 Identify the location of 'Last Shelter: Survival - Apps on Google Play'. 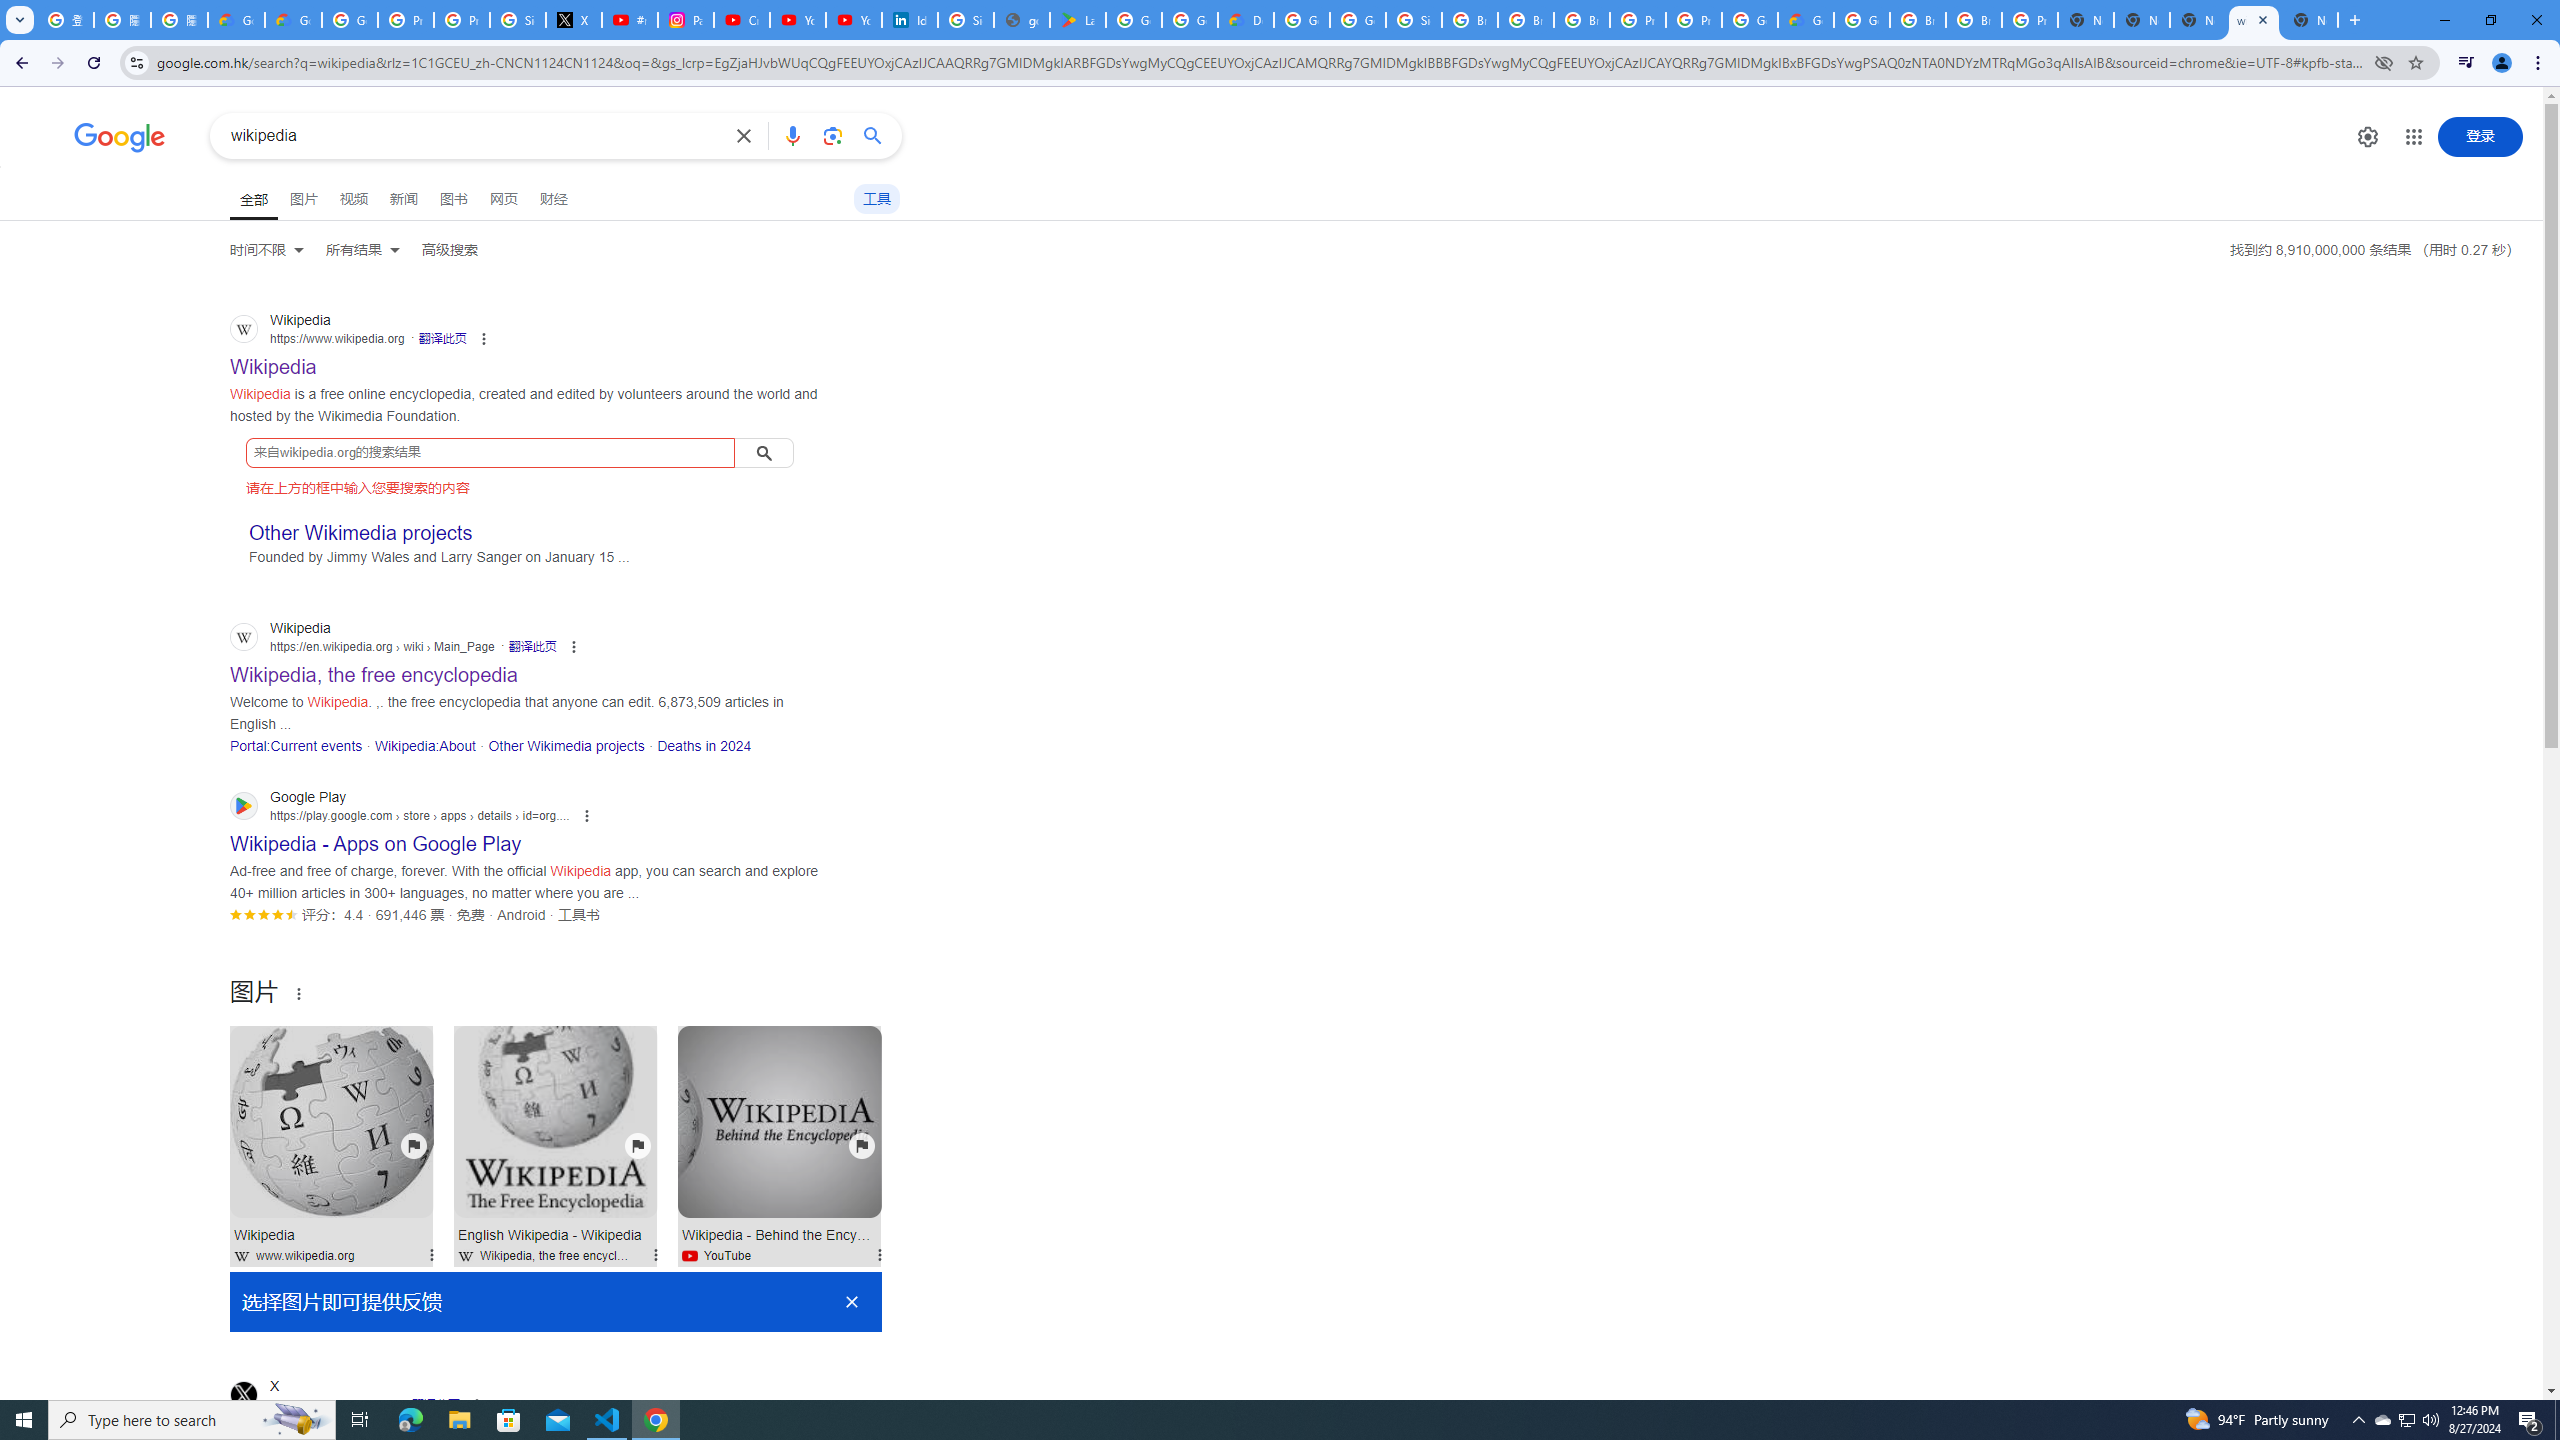
(1079, 19).